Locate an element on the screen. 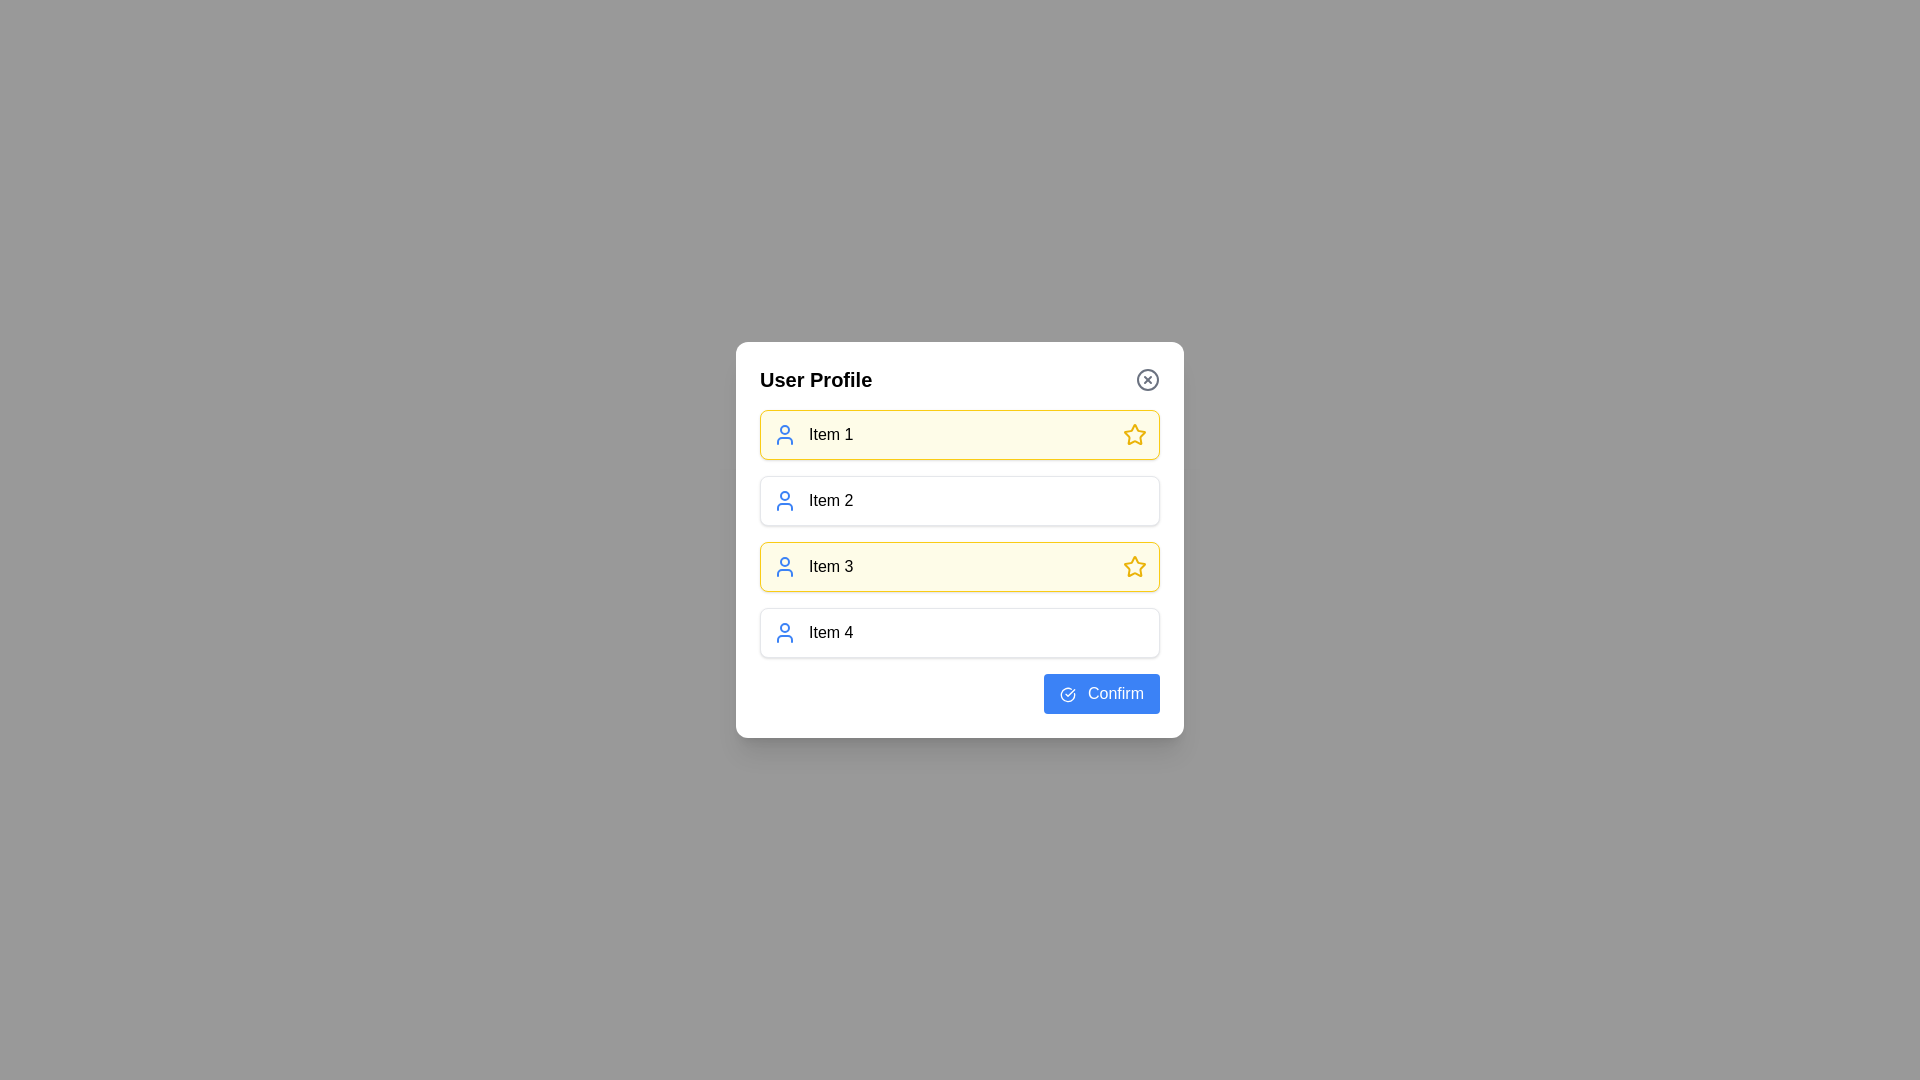  the entire list item component representing 'Item 3' is located at coordinates (960, 567).